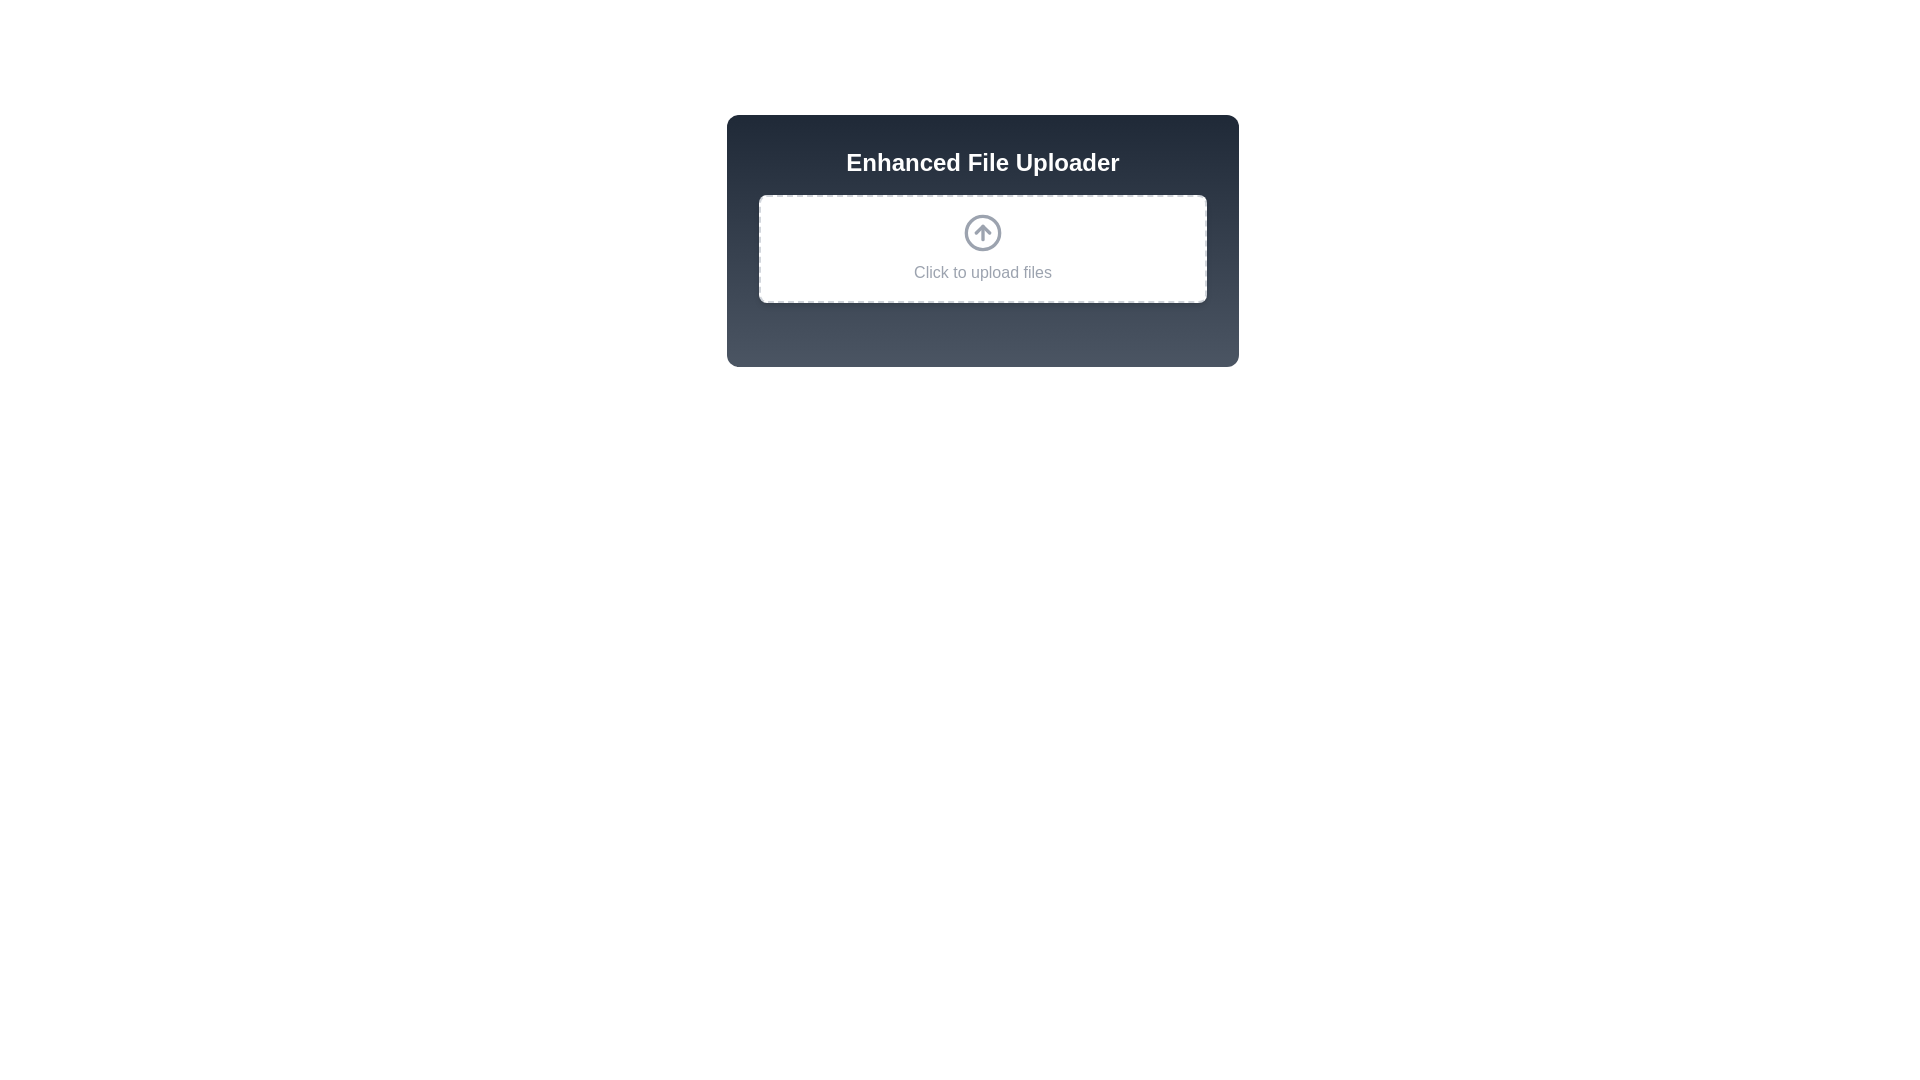 The width and height of the screenshot is (1920, 1080). What do you see at coordinates (983, 239) in the screenshot?
I see `and drop files into the file upload interface located at the central position of the section with an upload button, identified by its outlined white area` at bounding box center [983, 239].